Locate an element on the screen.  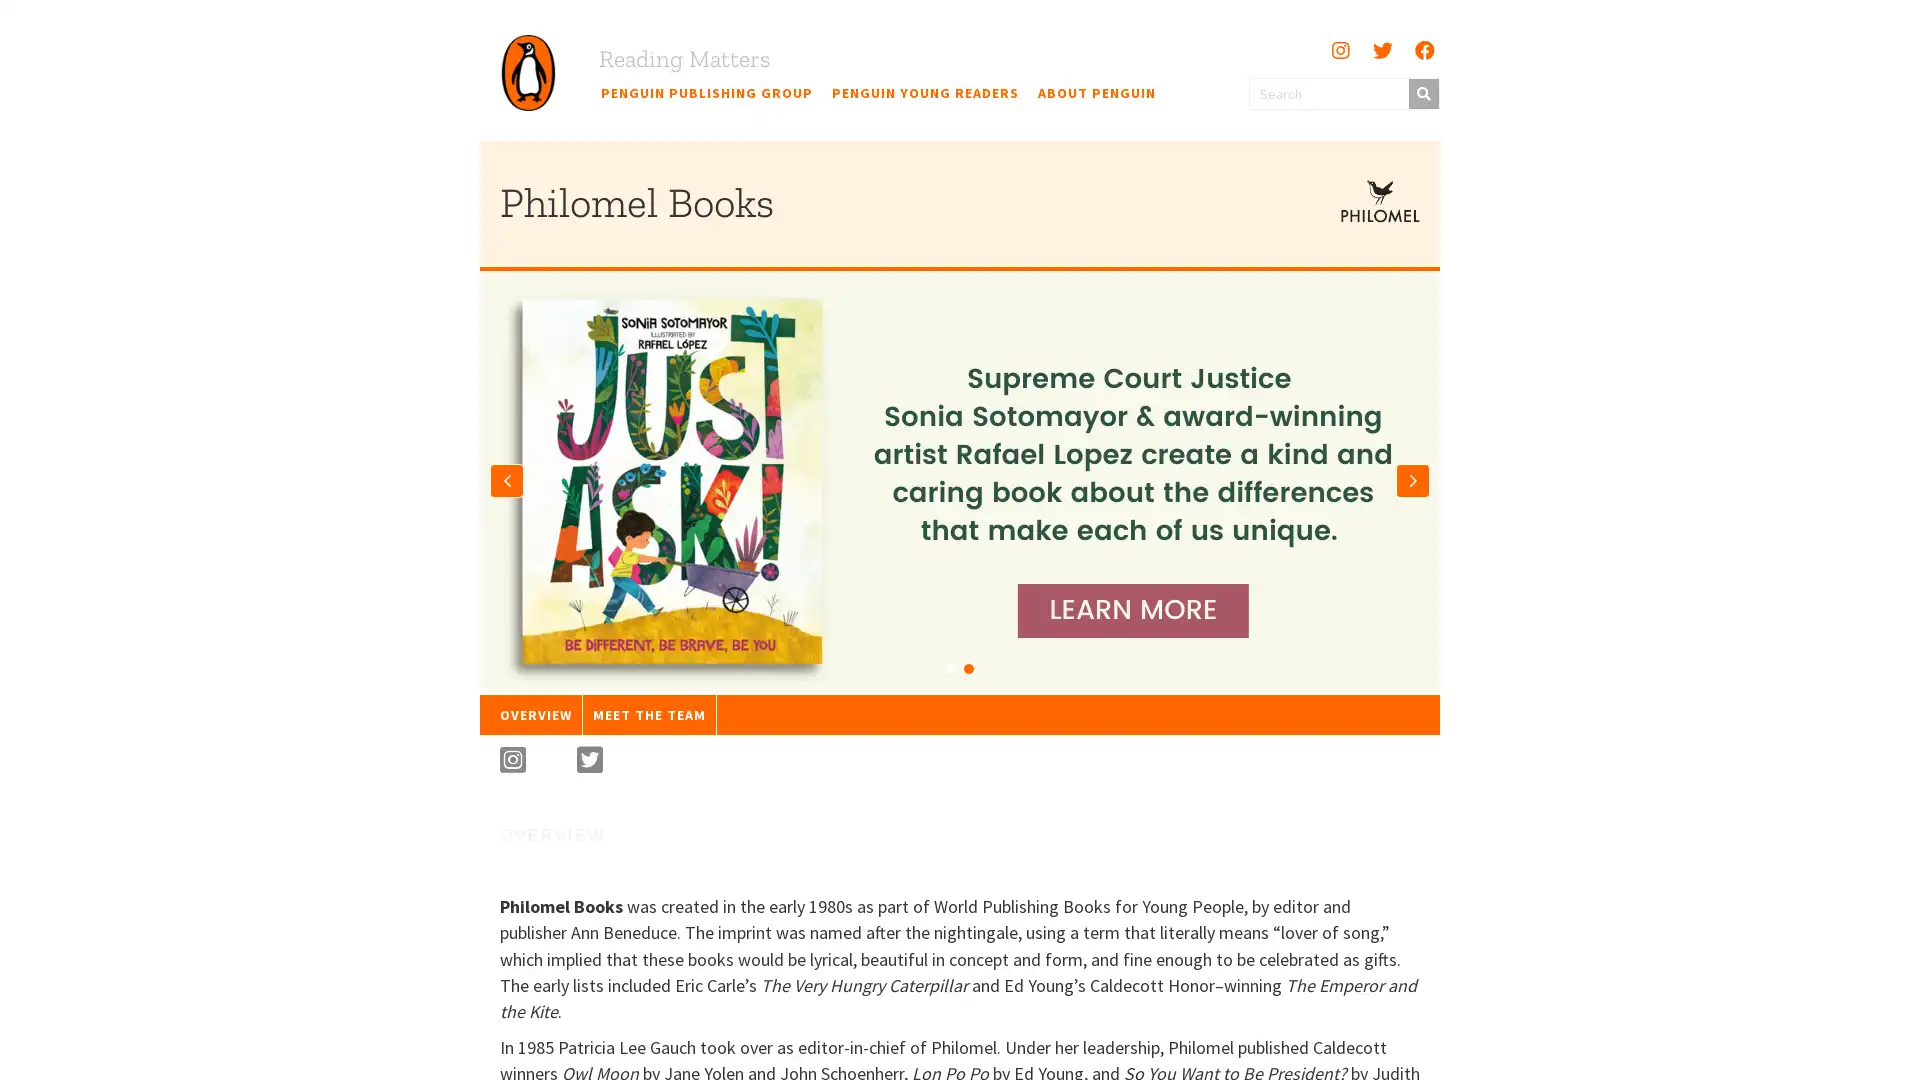
Just Ask! by Sonia Sotomayor and illustrated by Rafael Lopez is located at coordinates (969, 667).